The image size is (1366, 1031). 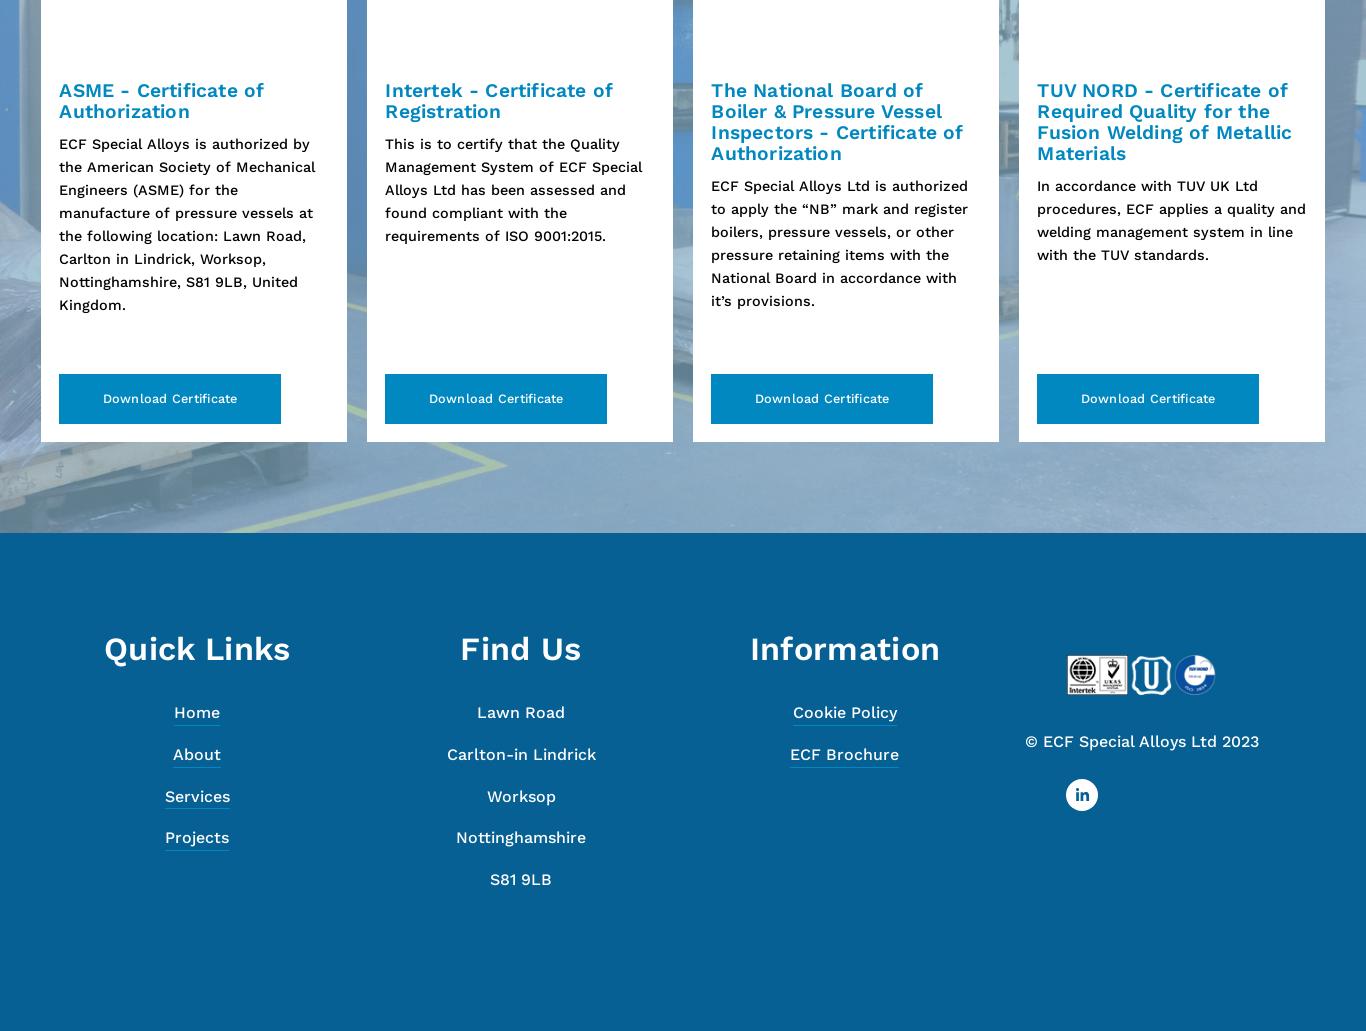 What do you see at coordinates (459, 649) in the screenshot?
I see `'Find Us'` at bounding box center [459, 649].